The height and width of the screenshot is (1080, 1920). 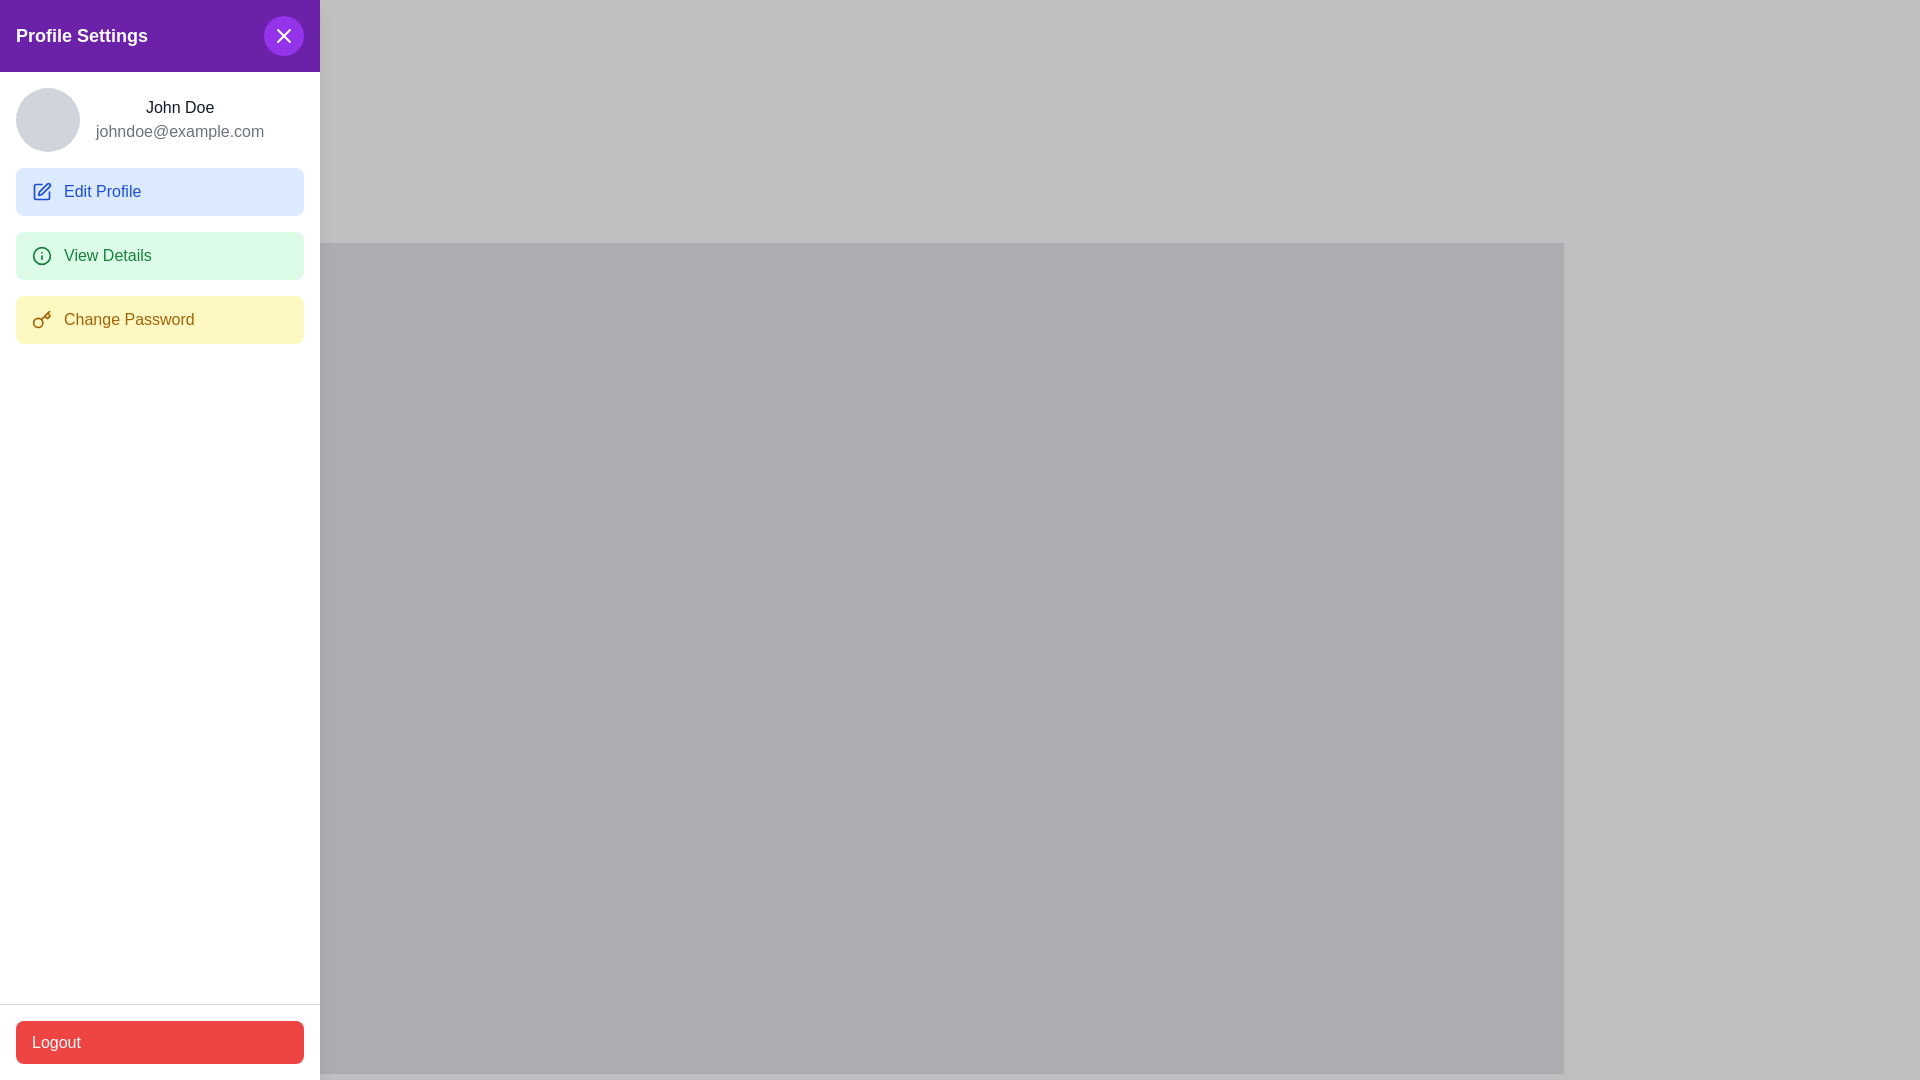 I want to click on the 'Change Password' button, which is a pale yellow rectangular button with rounded corners located in the 'Profile Settings' section, so click(x=158, y=319).